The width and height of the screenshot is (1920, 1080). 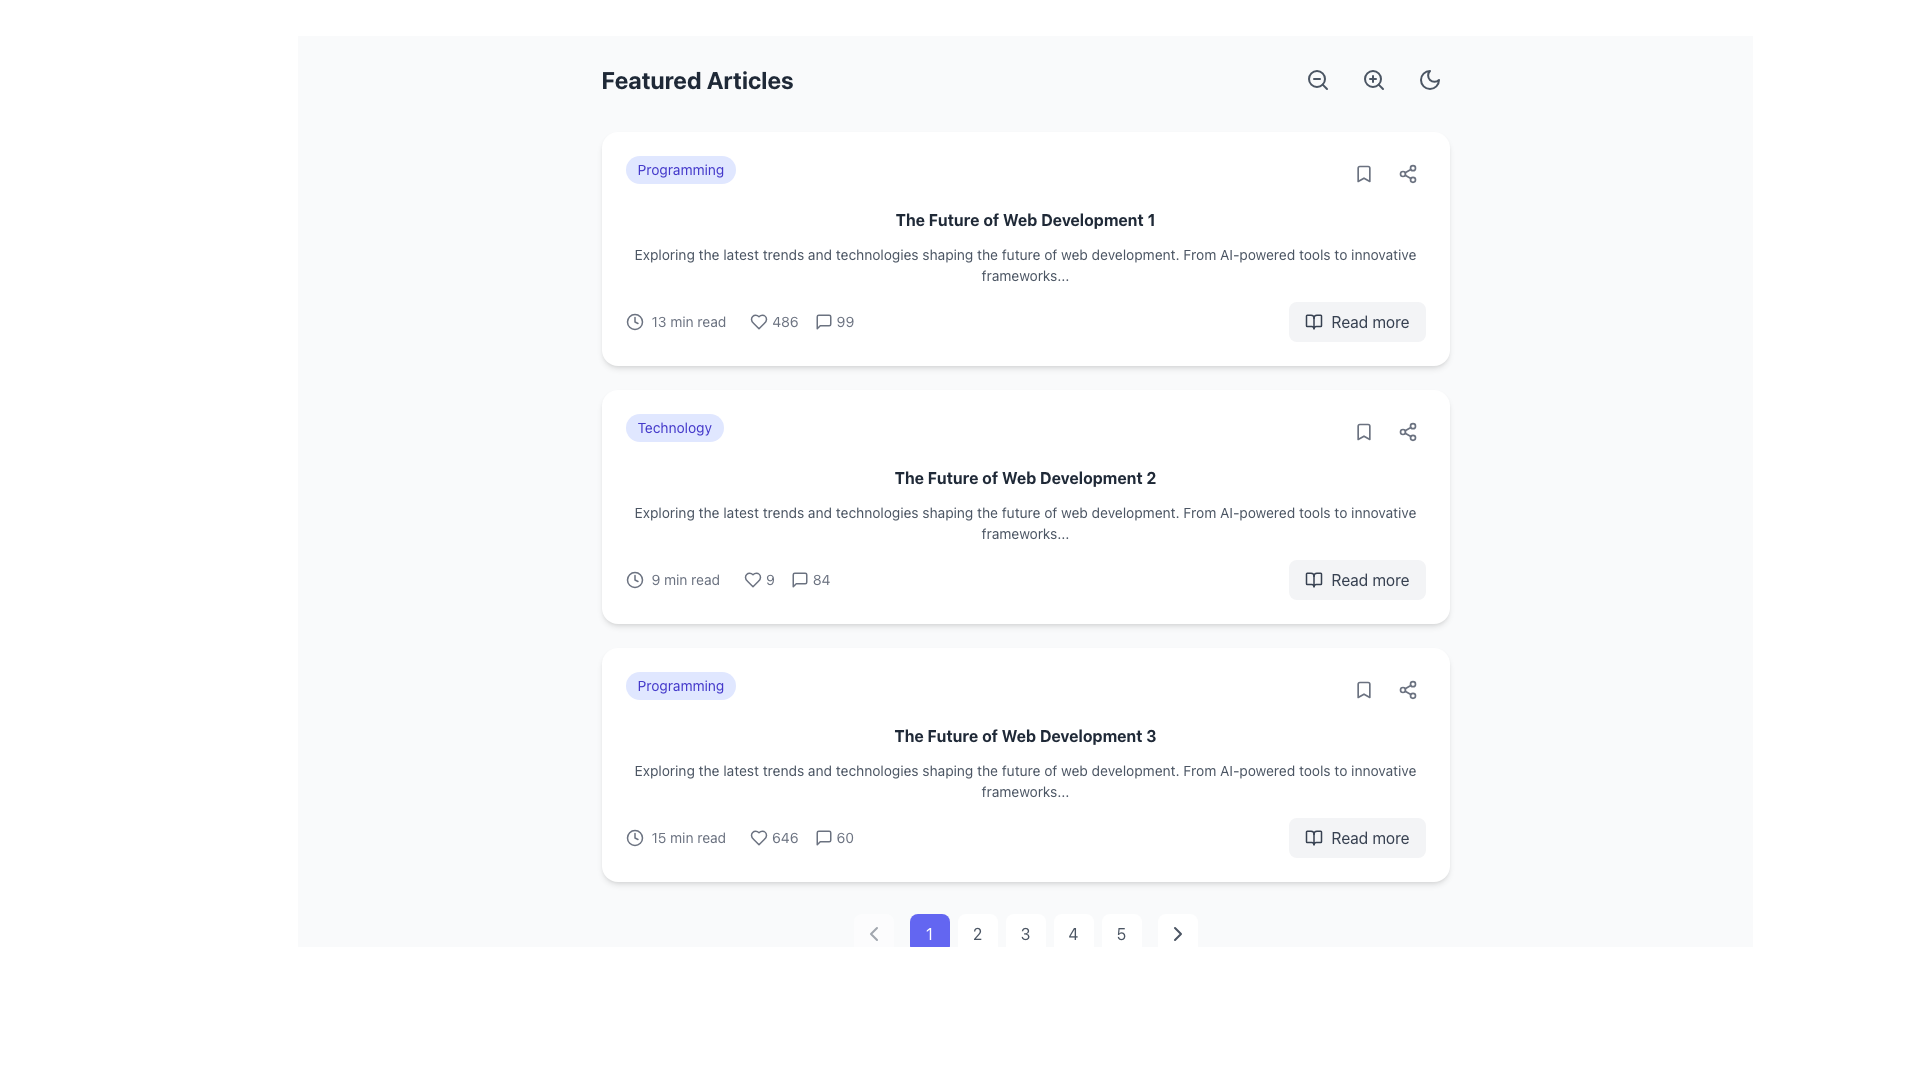 What do you see at coordinates (873, 933) in the screenshot?
I see `the leftward-pointing chevron icon in the navigation bar` at bounding box center [873, 933].